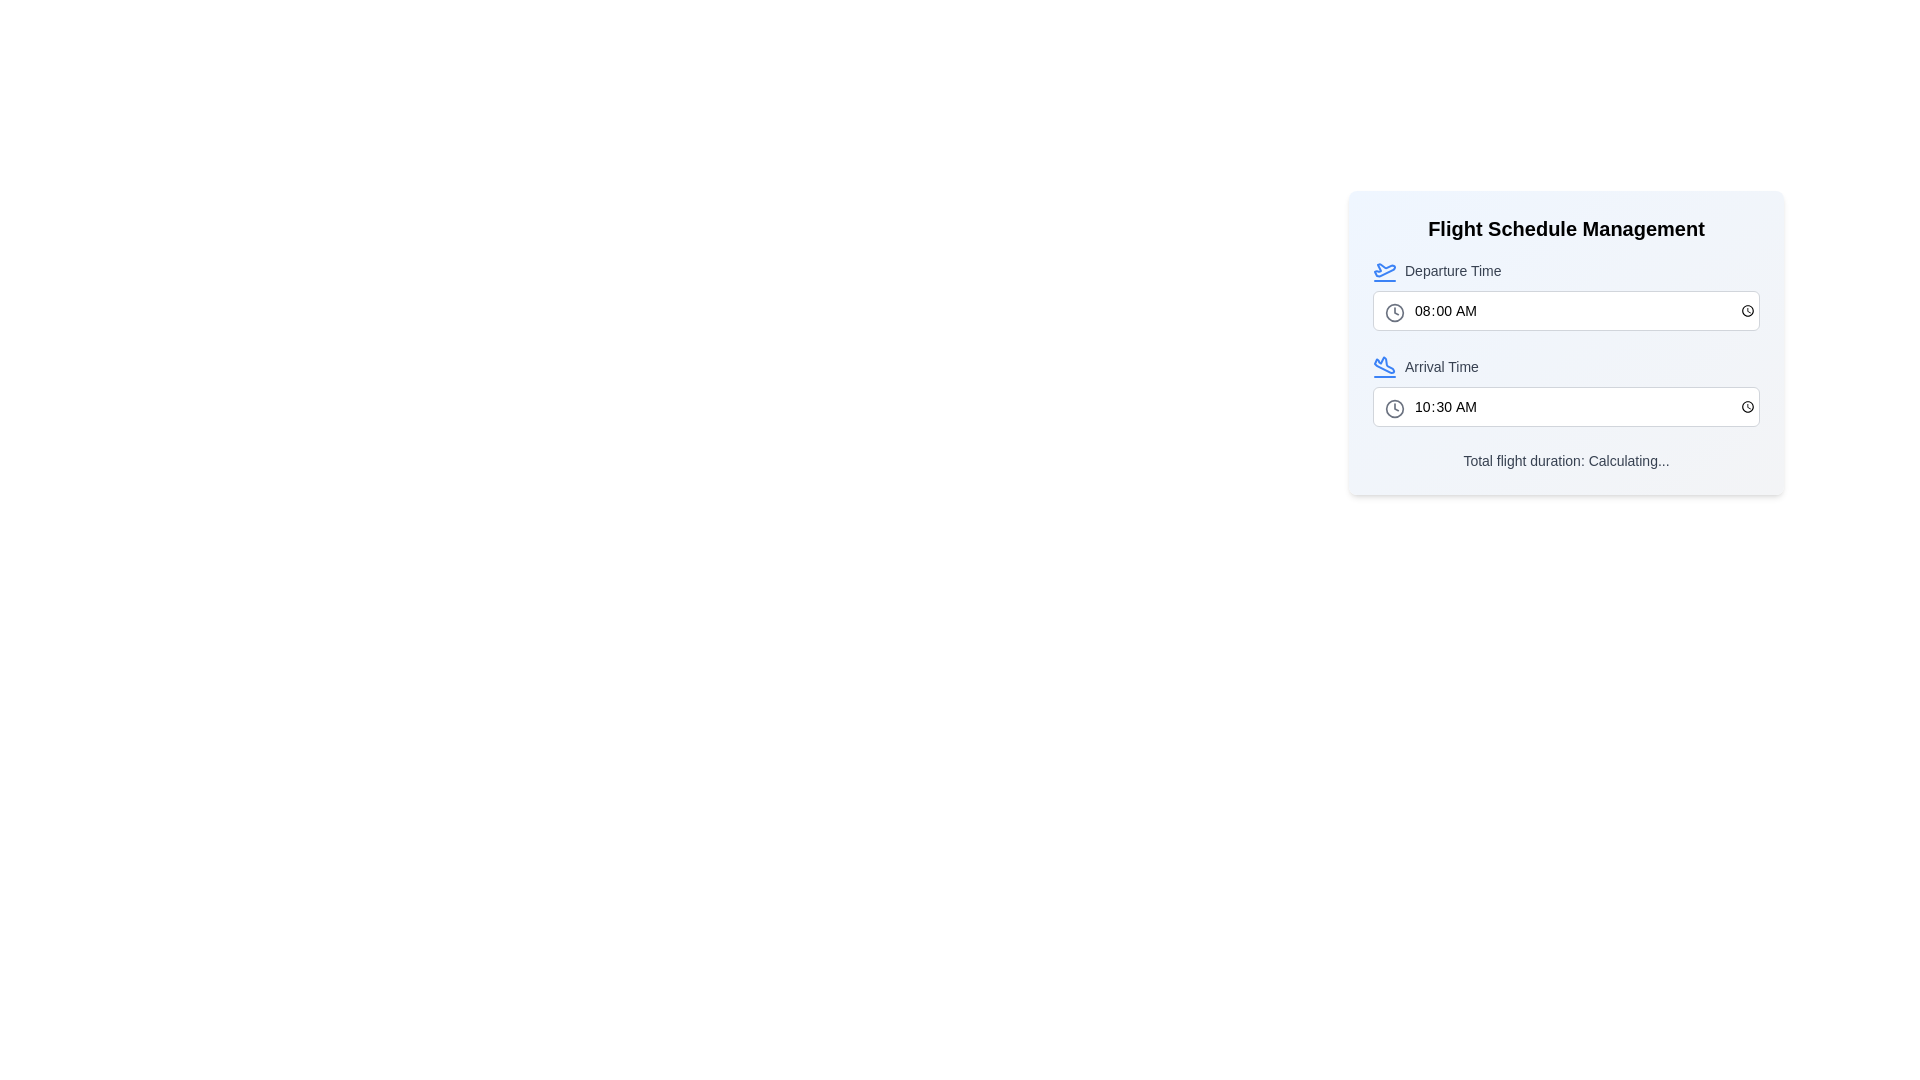 The image size is (1920, 1080). Describe the element at coordinates (1384, 366) in the screenshot. I see `the blue airplane landing icon that is located to the left of the 'Arrival Time' text` at that location.